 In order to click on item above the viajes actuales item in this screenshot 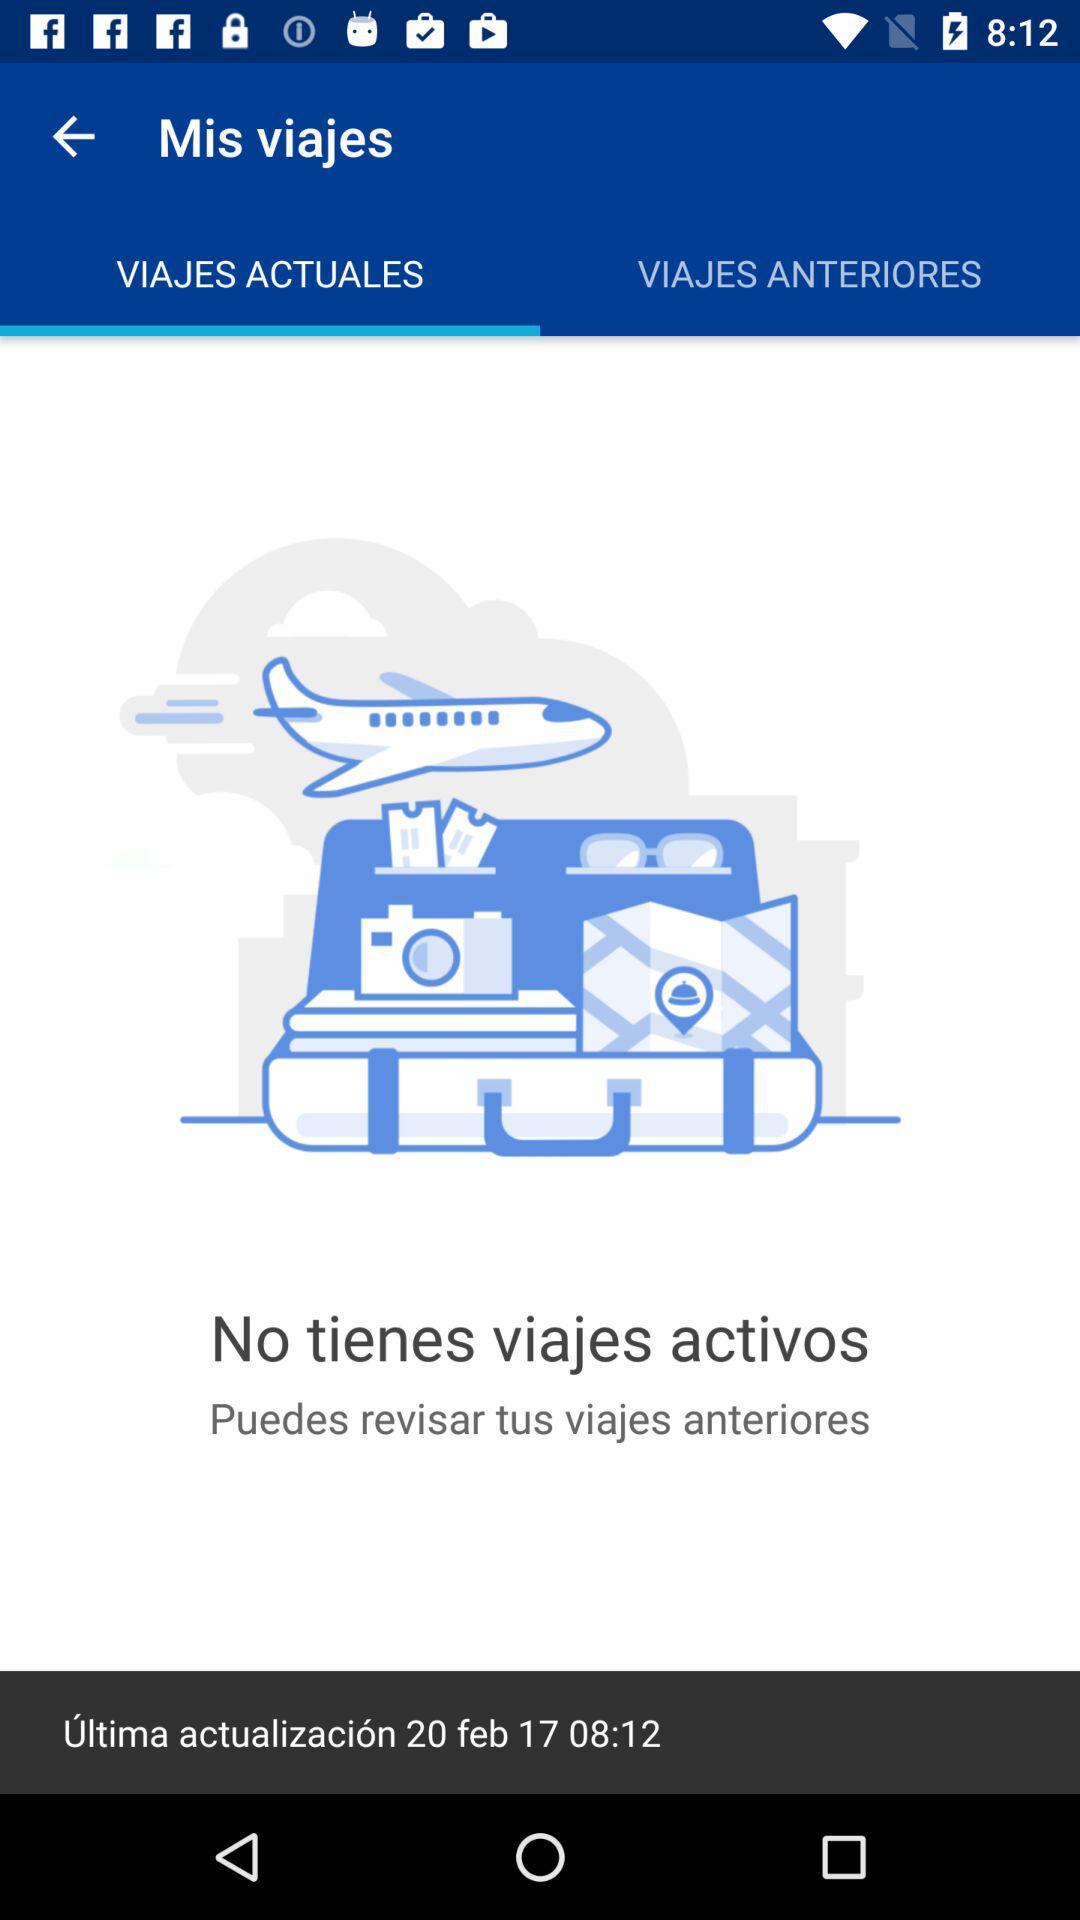, I will do `click(72, 135)`.